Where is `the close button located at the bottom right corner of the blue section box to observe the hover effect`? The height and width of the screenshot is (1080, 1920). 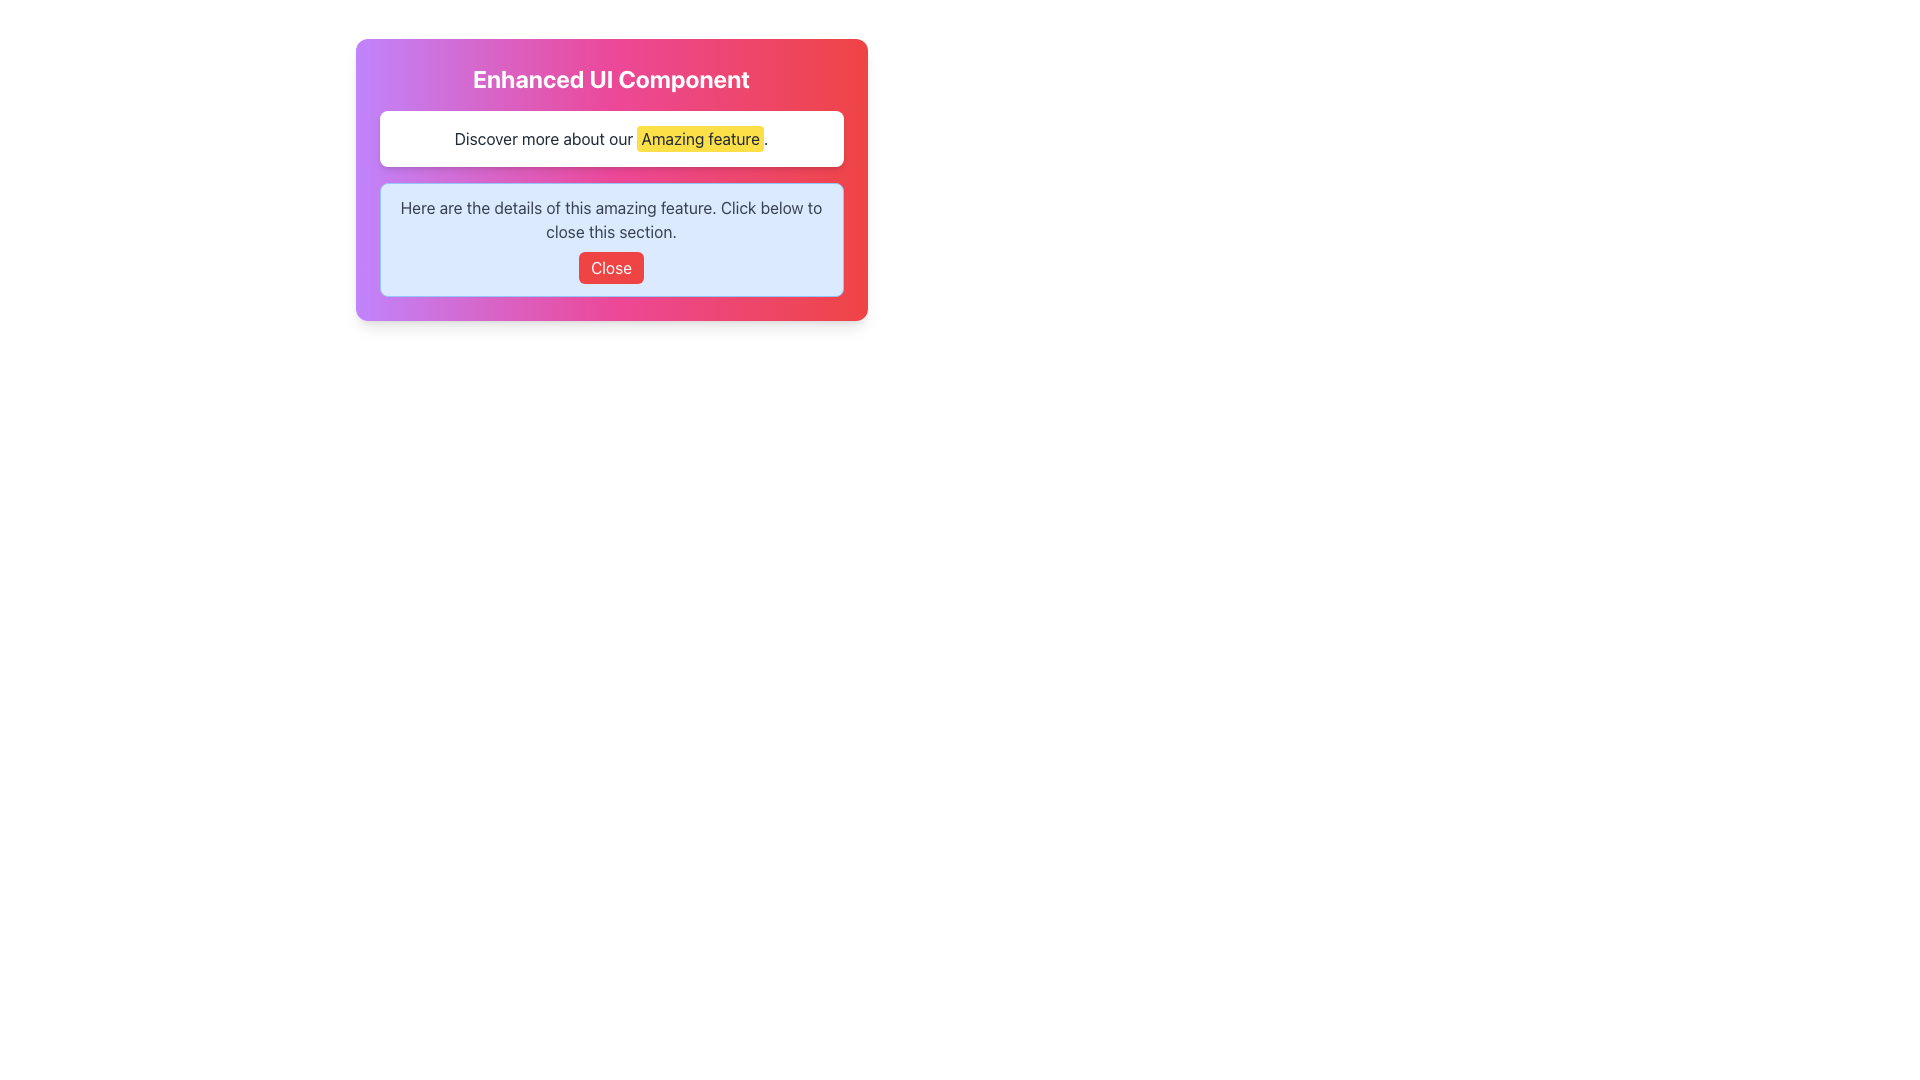 the close button located at the bottom right corner of the blue section box to observe the hover effect is located at coordinates (610, 266).